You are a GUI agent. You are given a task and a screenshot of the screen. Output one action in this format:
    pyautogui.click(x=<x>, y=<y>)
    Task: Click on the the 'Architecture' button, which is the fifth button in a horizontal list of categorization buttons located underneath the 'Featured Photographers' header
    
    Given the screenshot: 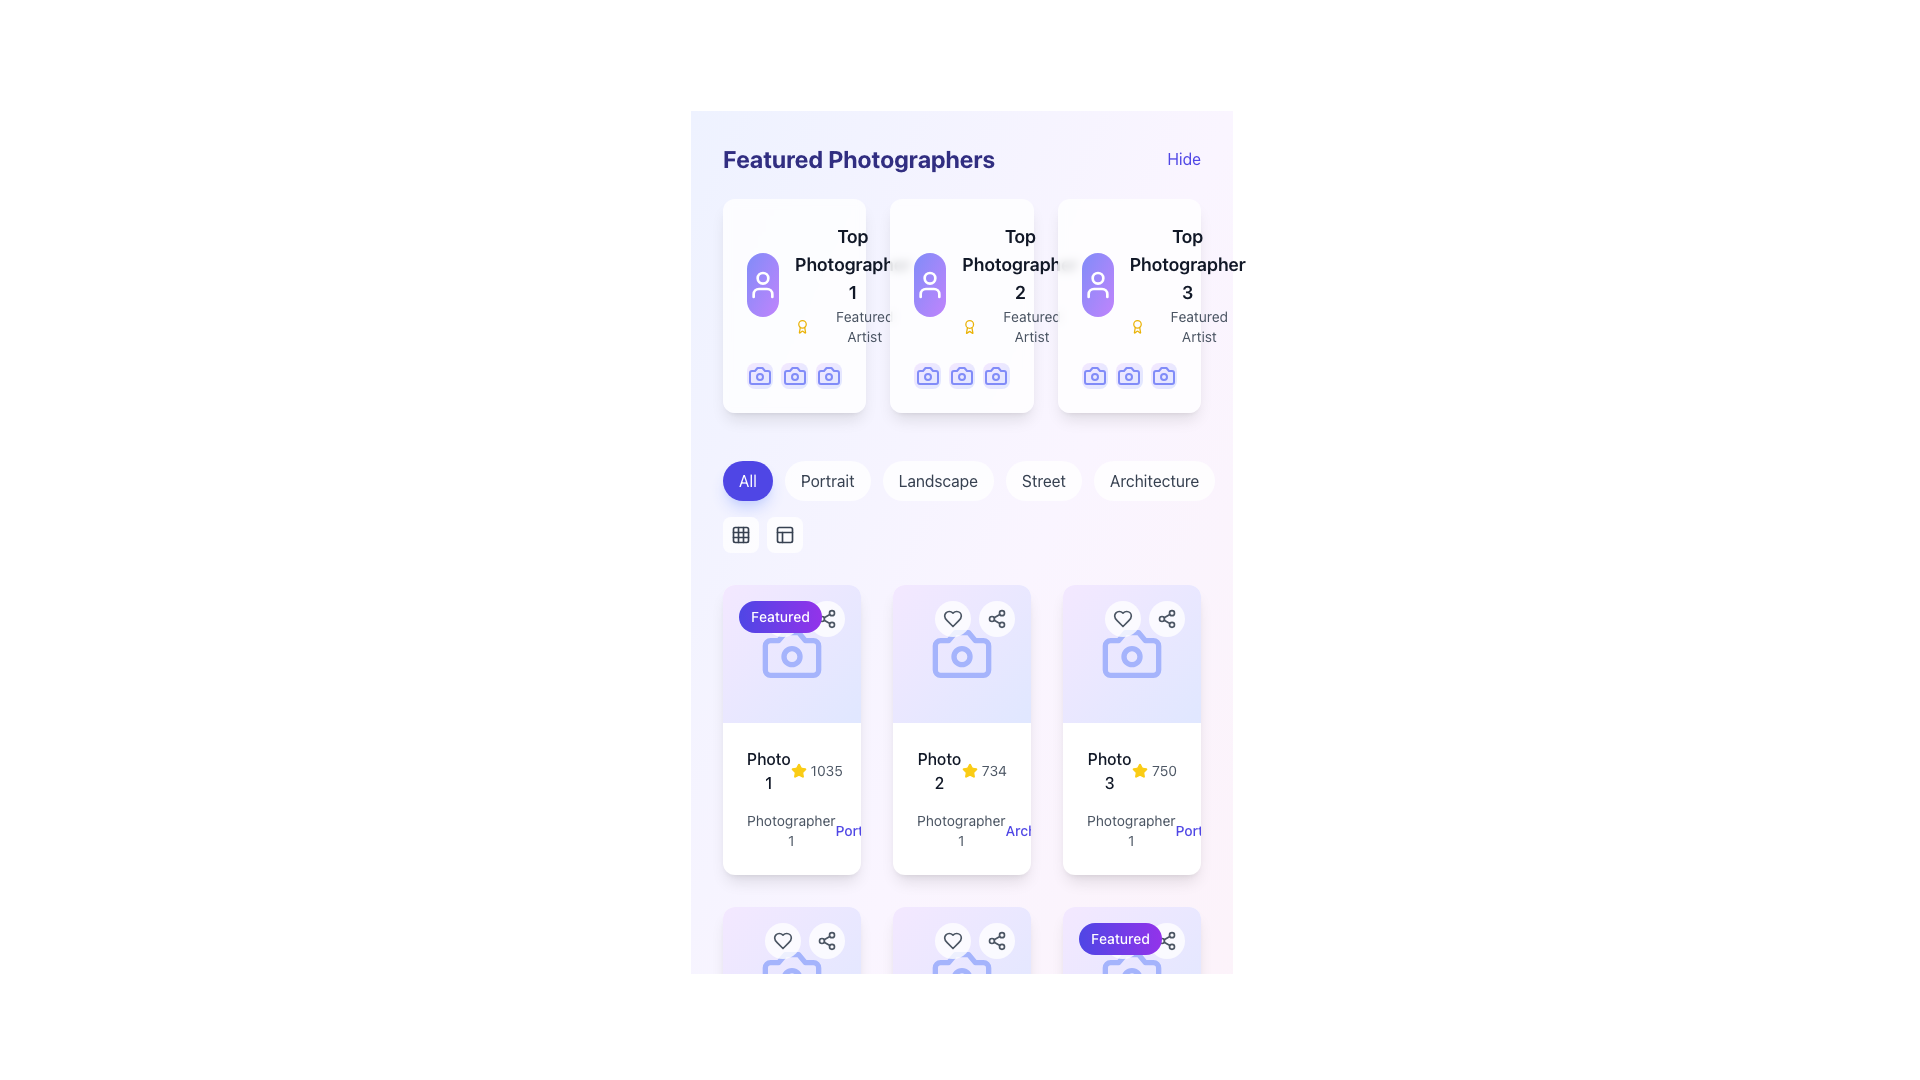 What is the action you would take?
    pyautogui.click(x=1154, y=481)
    